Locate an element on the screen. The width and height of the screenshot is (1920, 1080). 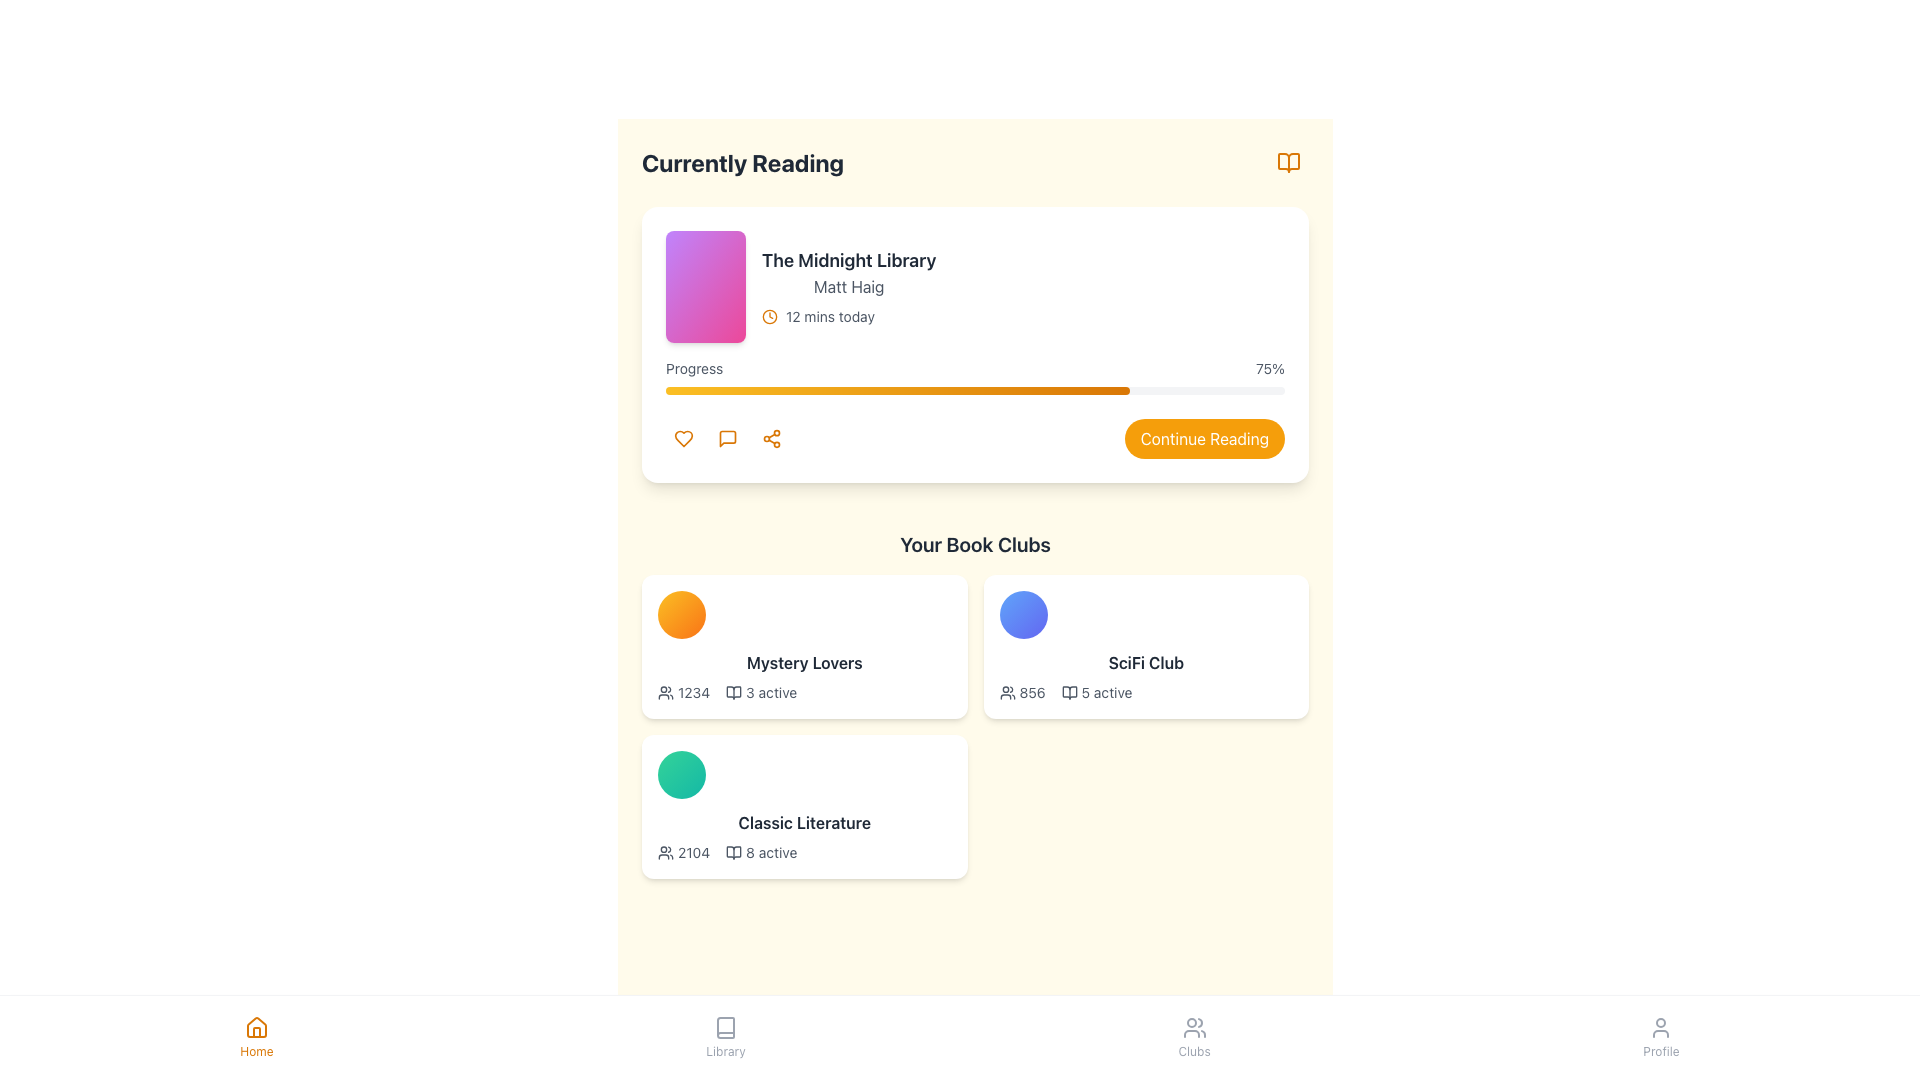
the text displaying the number of members in the 'Classic Literature' book club, located at the bottom-left corner of the card beneath the club's green circular icon is located at coordinates (684, 852).